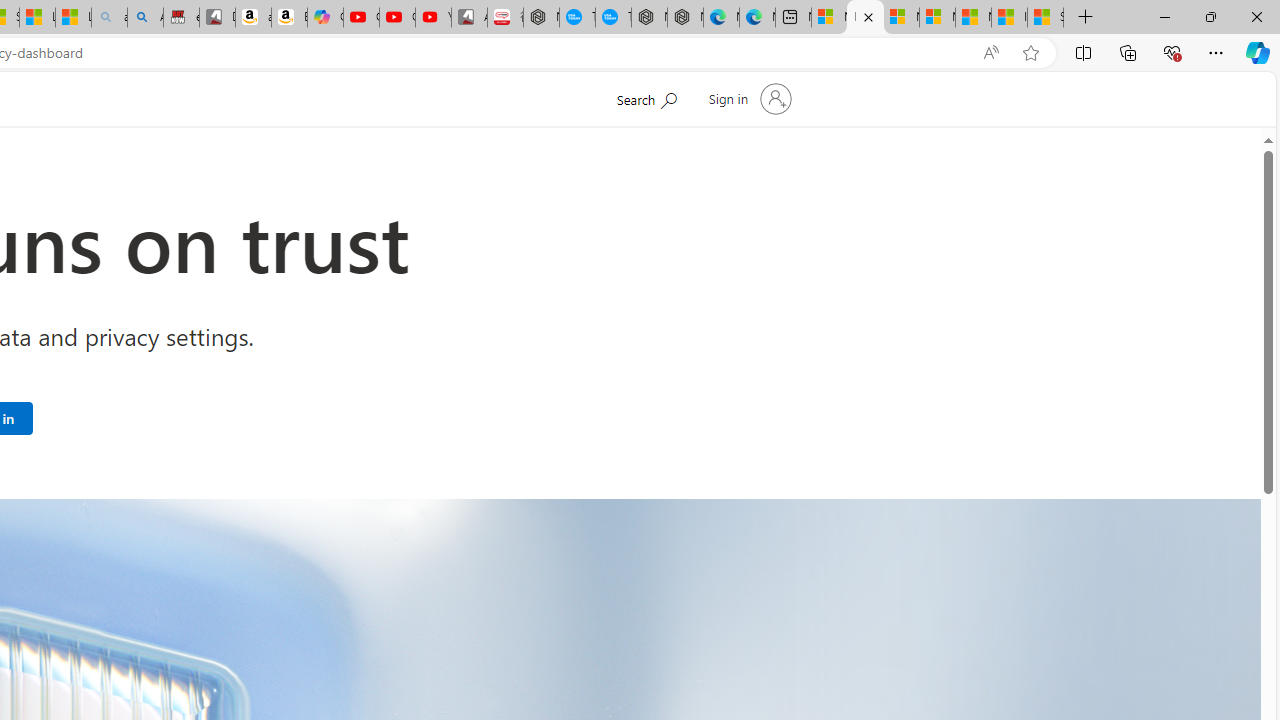 This screenshot has width=1280, height=720. Describe the element at coordinates (108, 17) in the screenshot. I see `'amazon - Search - Sleeping'` at that location.